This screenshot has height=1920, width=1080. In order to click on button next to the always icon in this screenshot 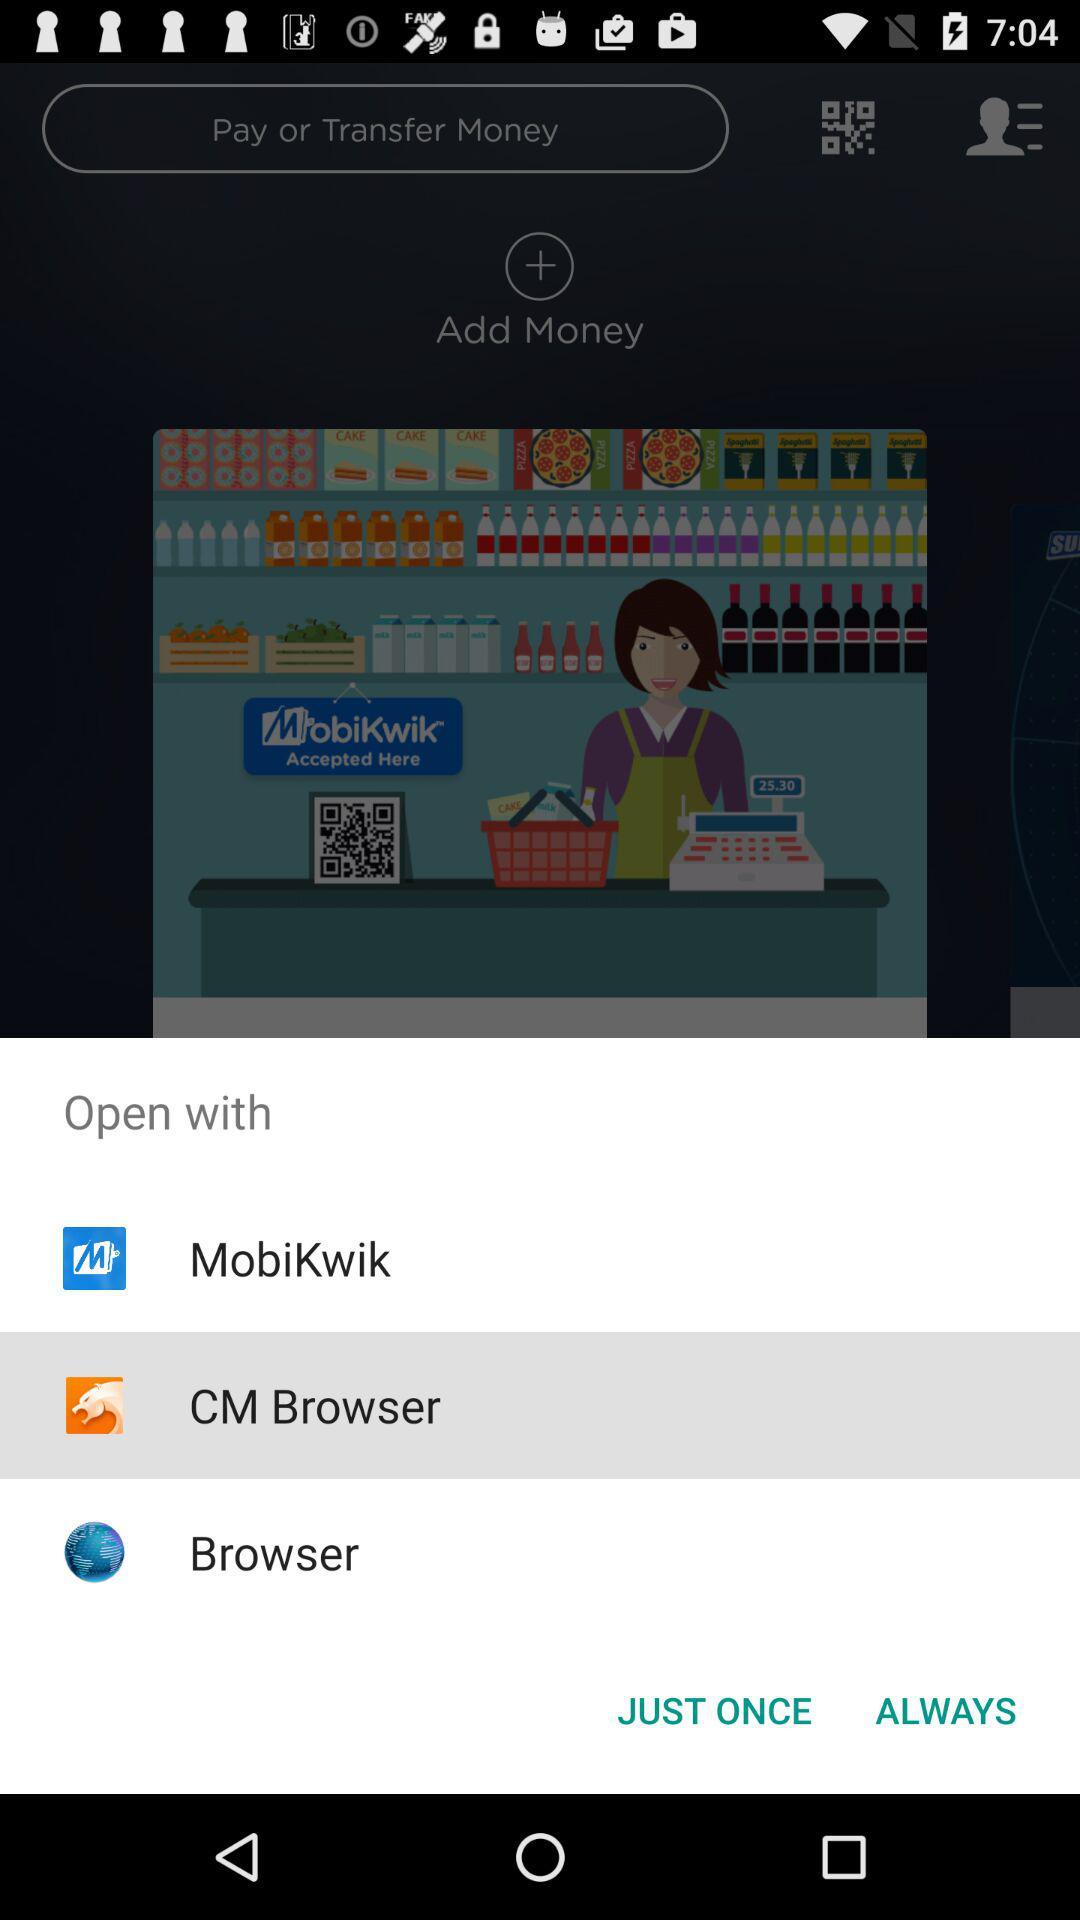, I will do `click(713, 1708)`.